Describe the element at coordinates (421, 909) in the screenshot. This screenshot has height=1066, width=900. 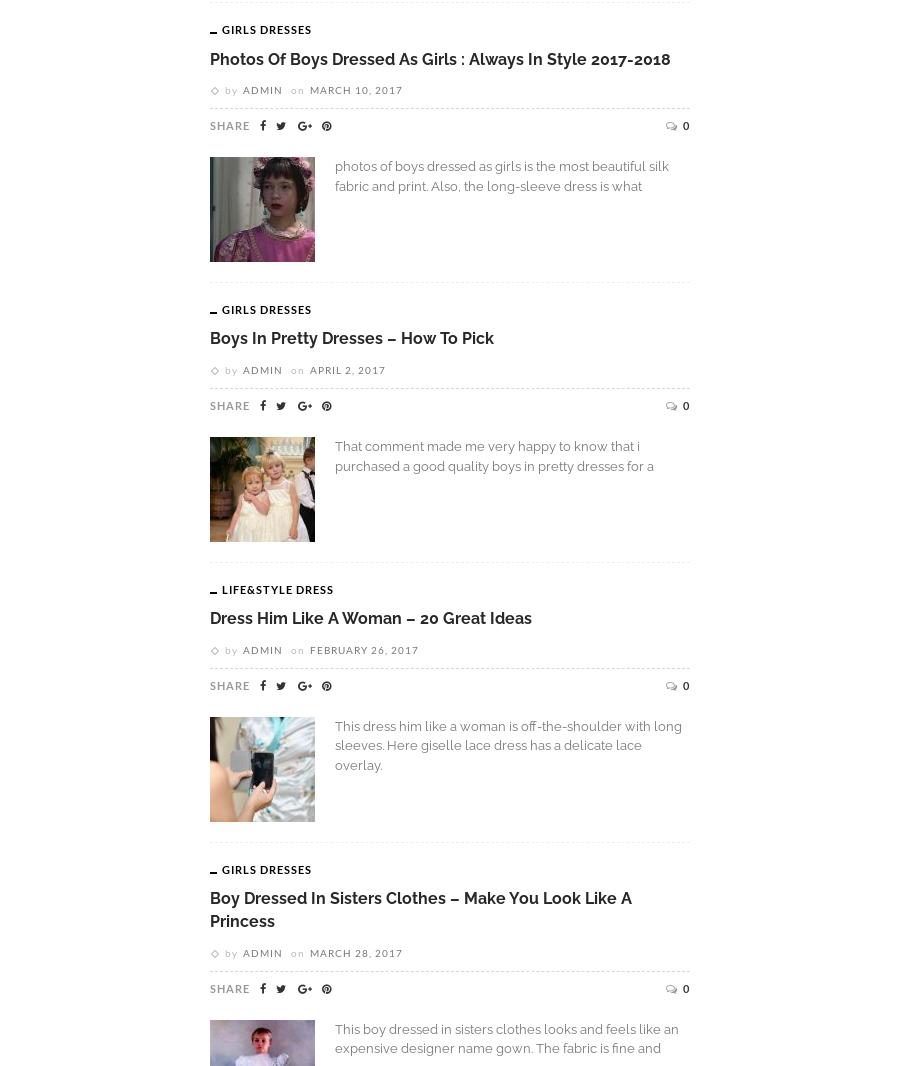
I see `'Boy Dressed In Sisters Clothes – Make You Look Like A Princess'` at that location.